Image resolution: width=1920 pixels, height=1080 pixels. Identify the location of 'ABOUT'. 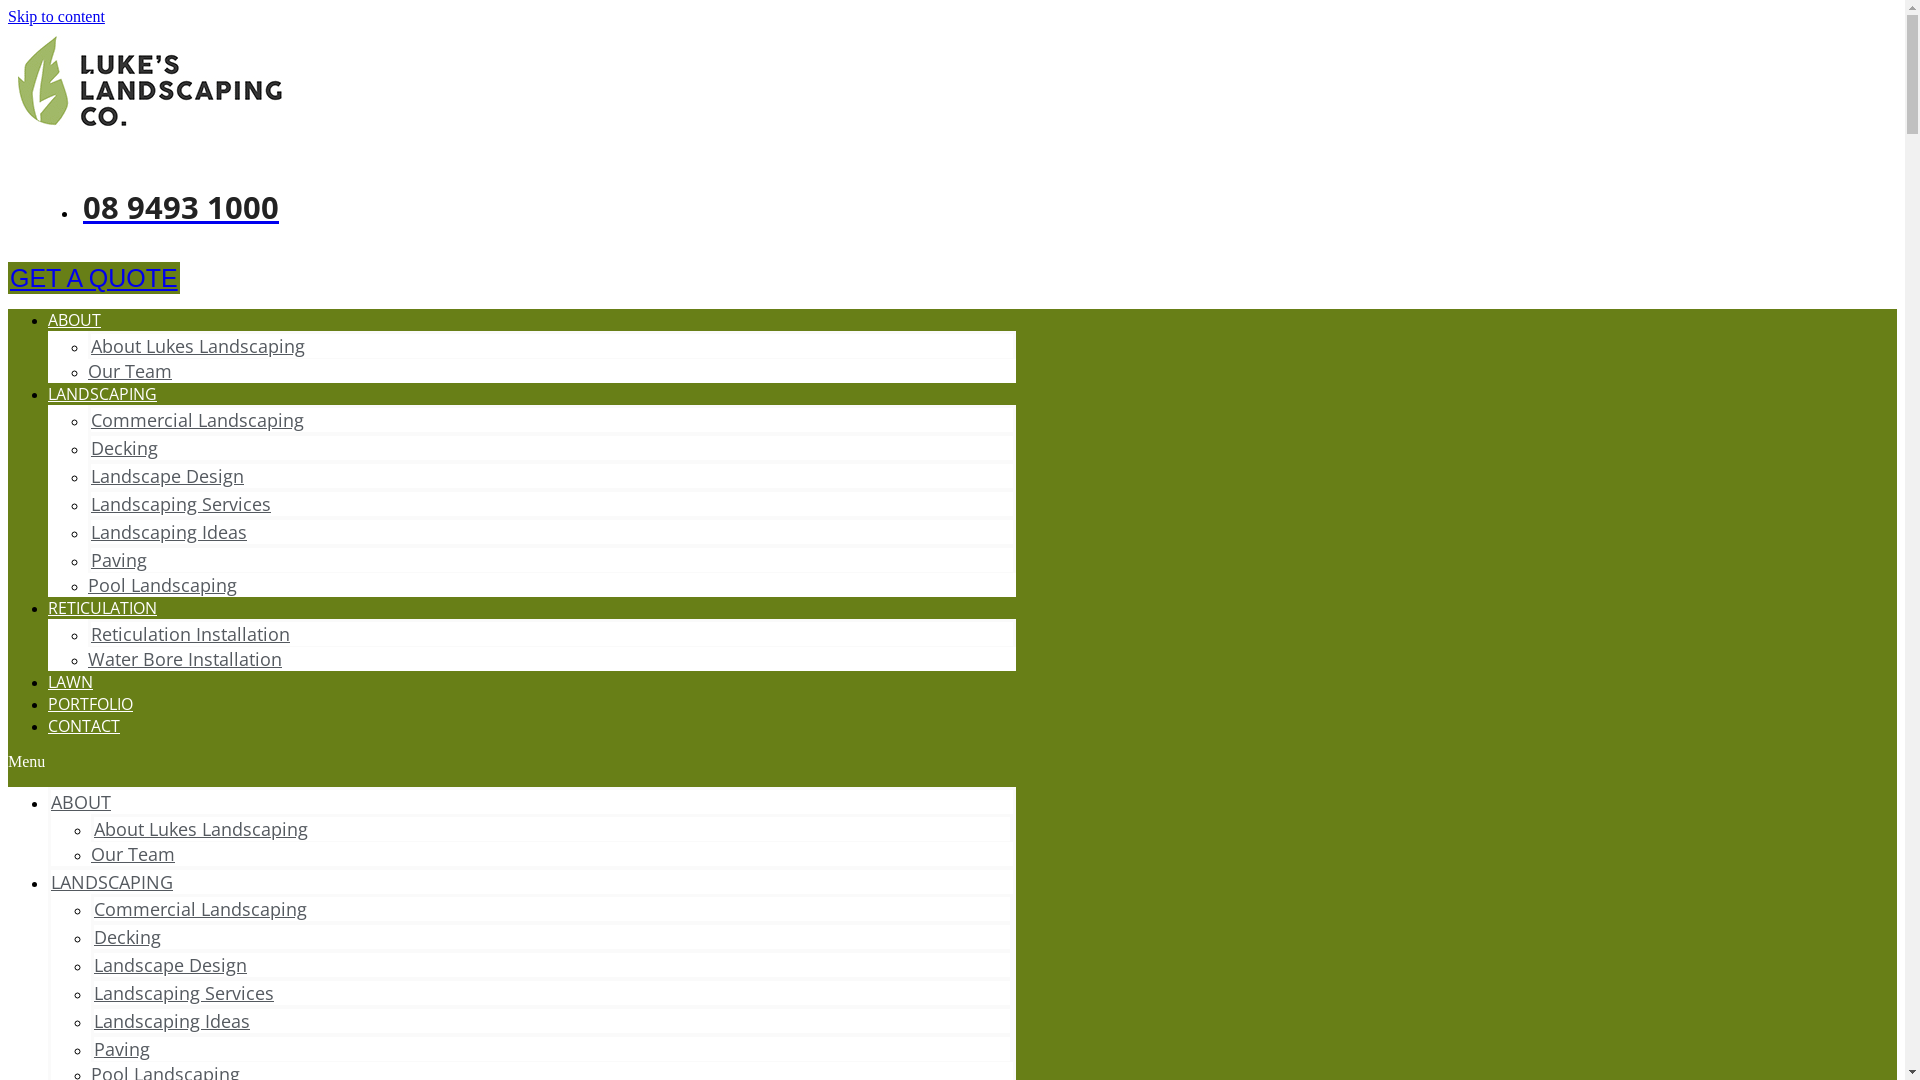
(80, 801).